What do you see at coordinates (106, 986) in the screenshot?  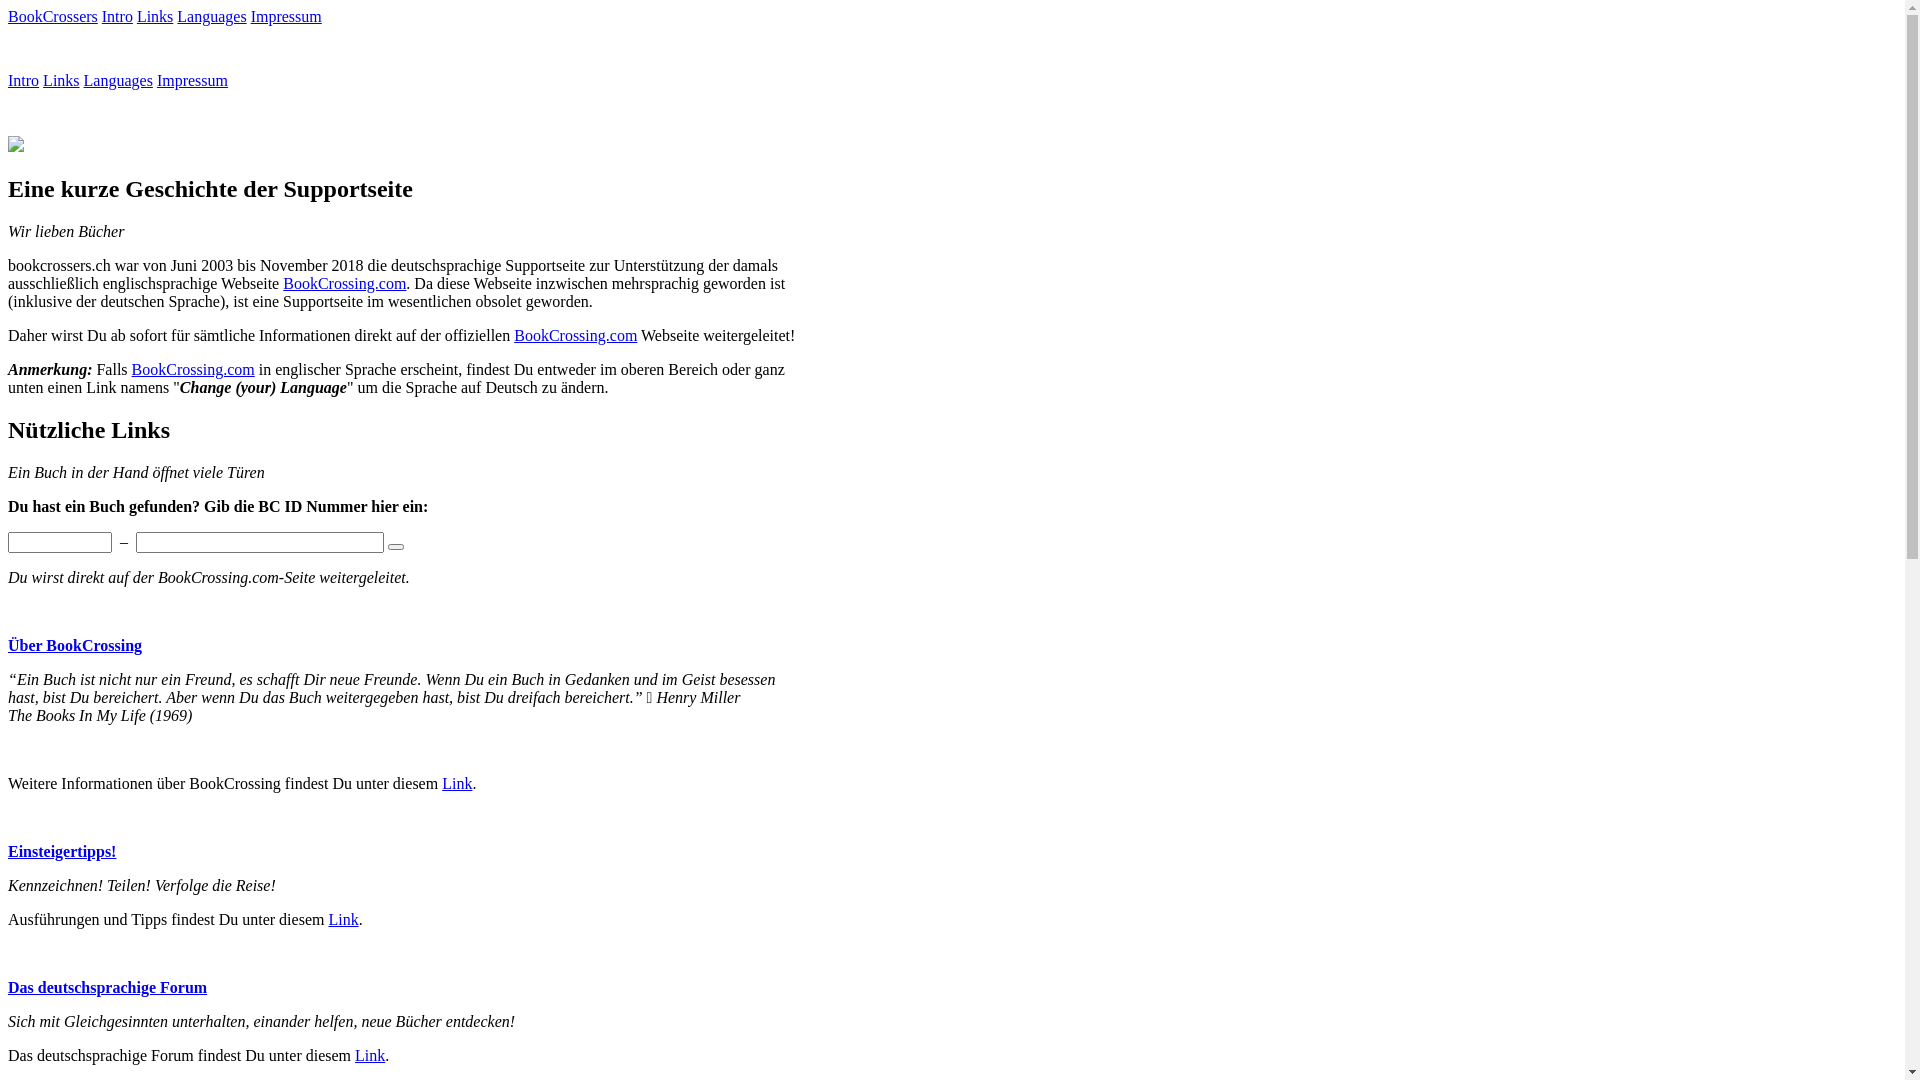 I see `'Das deutschsprachige Forum'` at bounding box center [106, 986].